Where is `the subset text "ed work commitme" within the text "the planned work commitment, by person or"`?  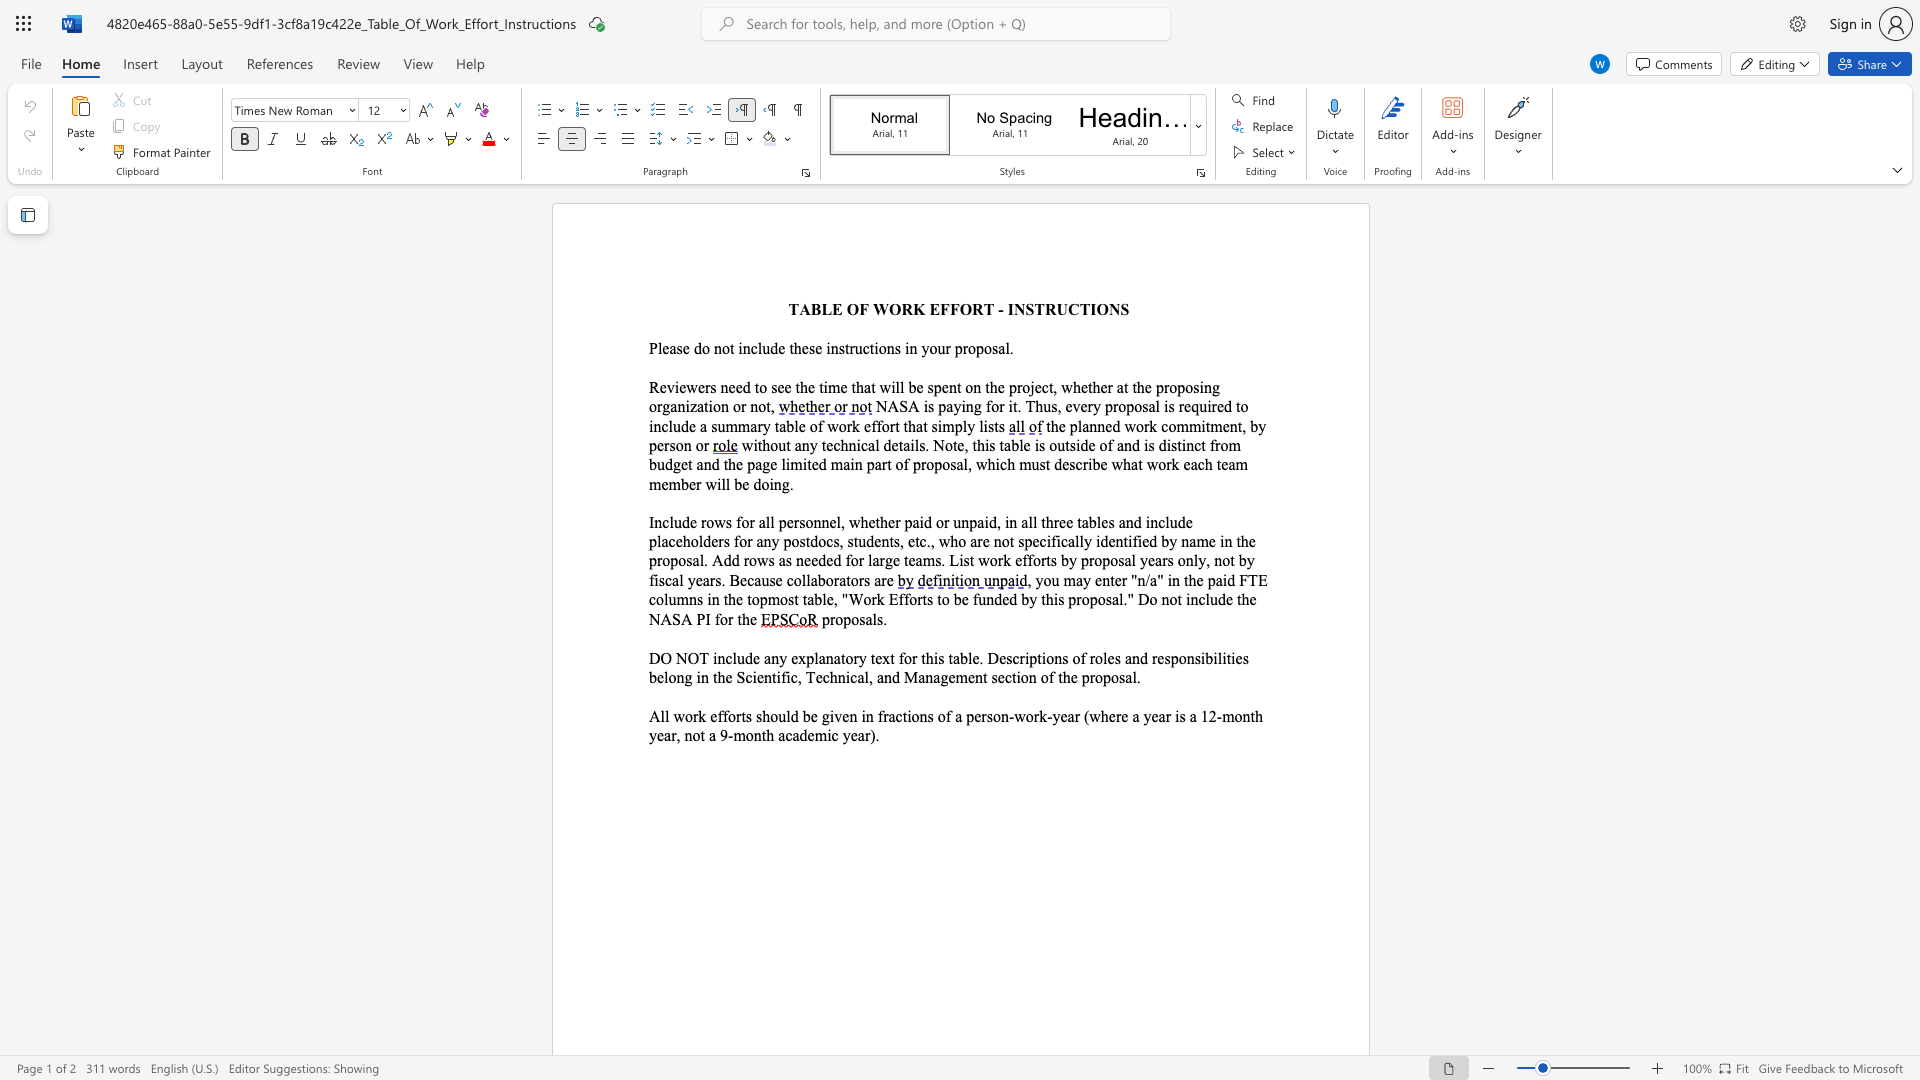 the subset text "ed work commitme" within the text "the planned work commitment, by person or" is located at coordinates (1104, 425).